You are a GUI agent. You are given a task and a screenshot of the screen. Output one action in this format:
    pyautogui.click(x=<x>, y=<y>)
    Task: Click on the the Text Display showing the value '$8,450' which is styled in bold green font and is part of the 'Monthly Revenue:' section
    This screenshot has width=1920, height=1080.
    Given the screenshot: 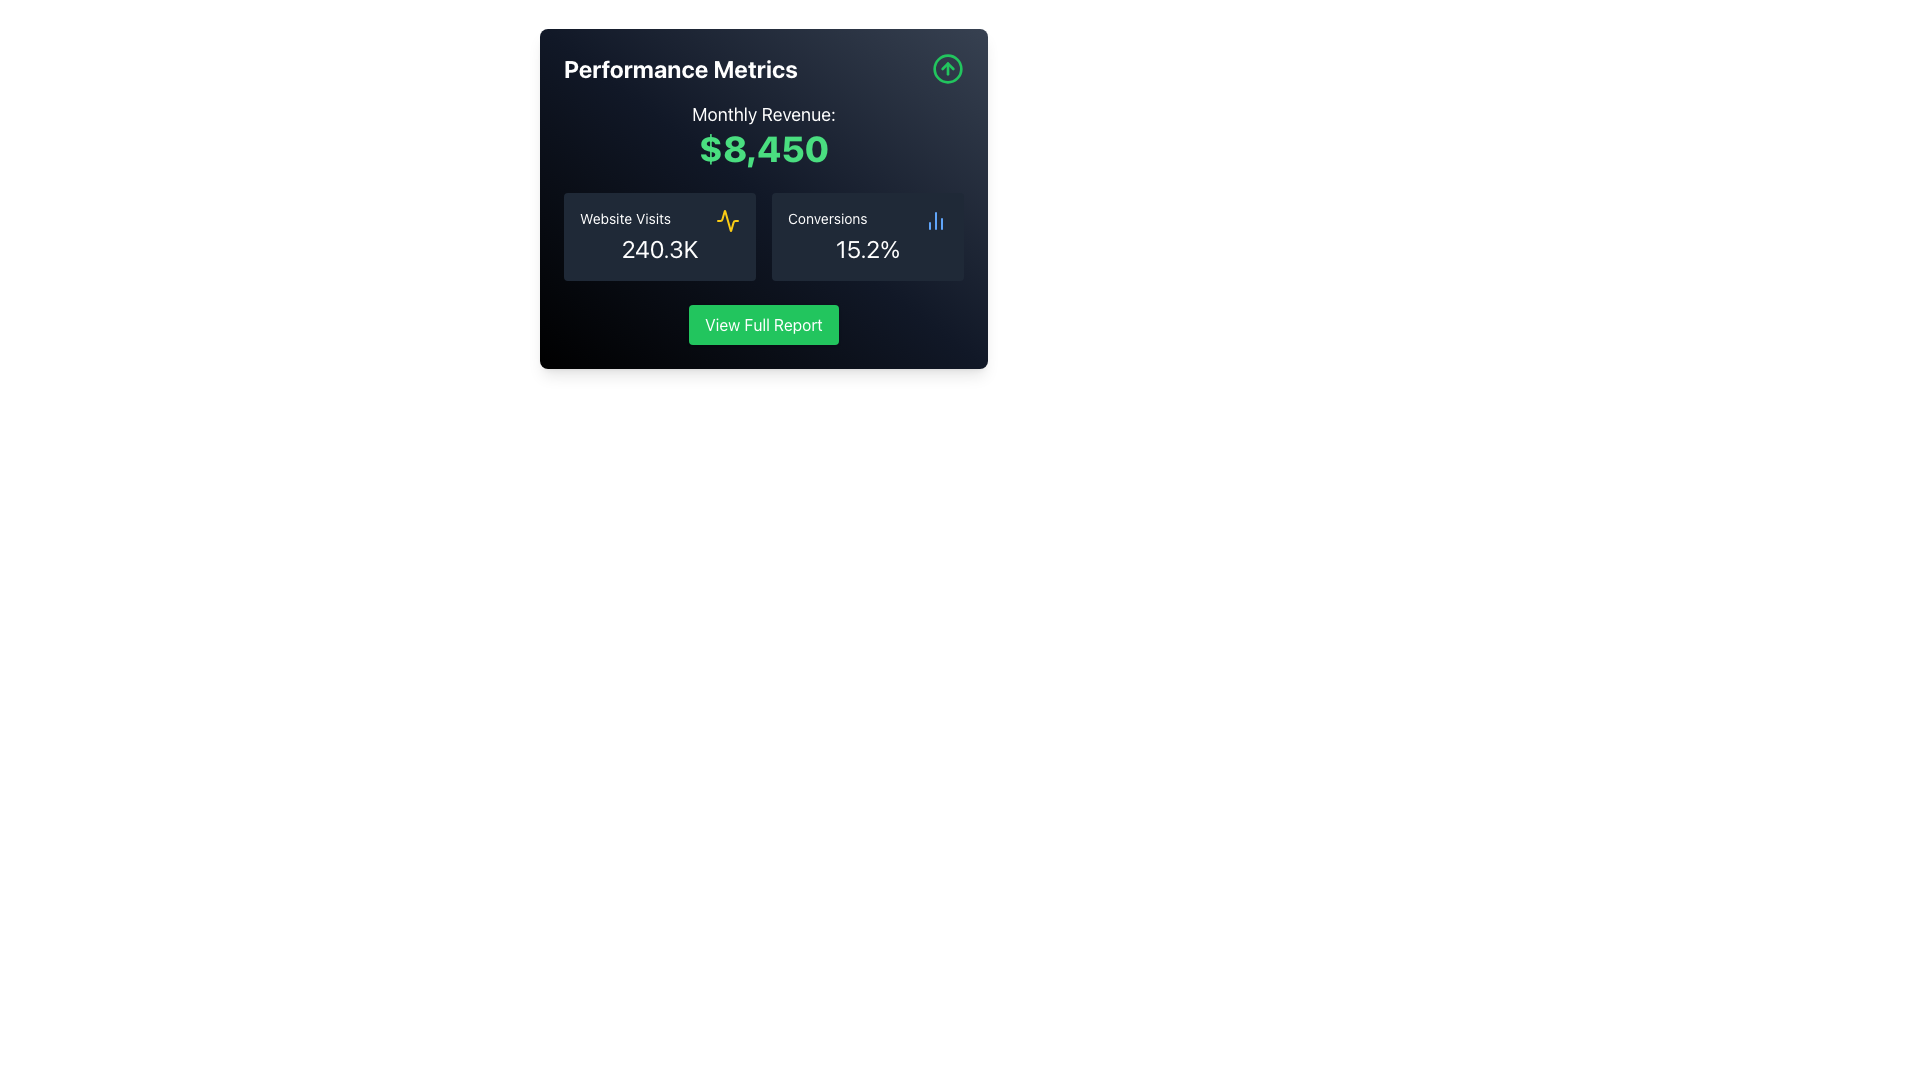 What is the action you would take?
    pyautogui.click(x=762, y=148)
    